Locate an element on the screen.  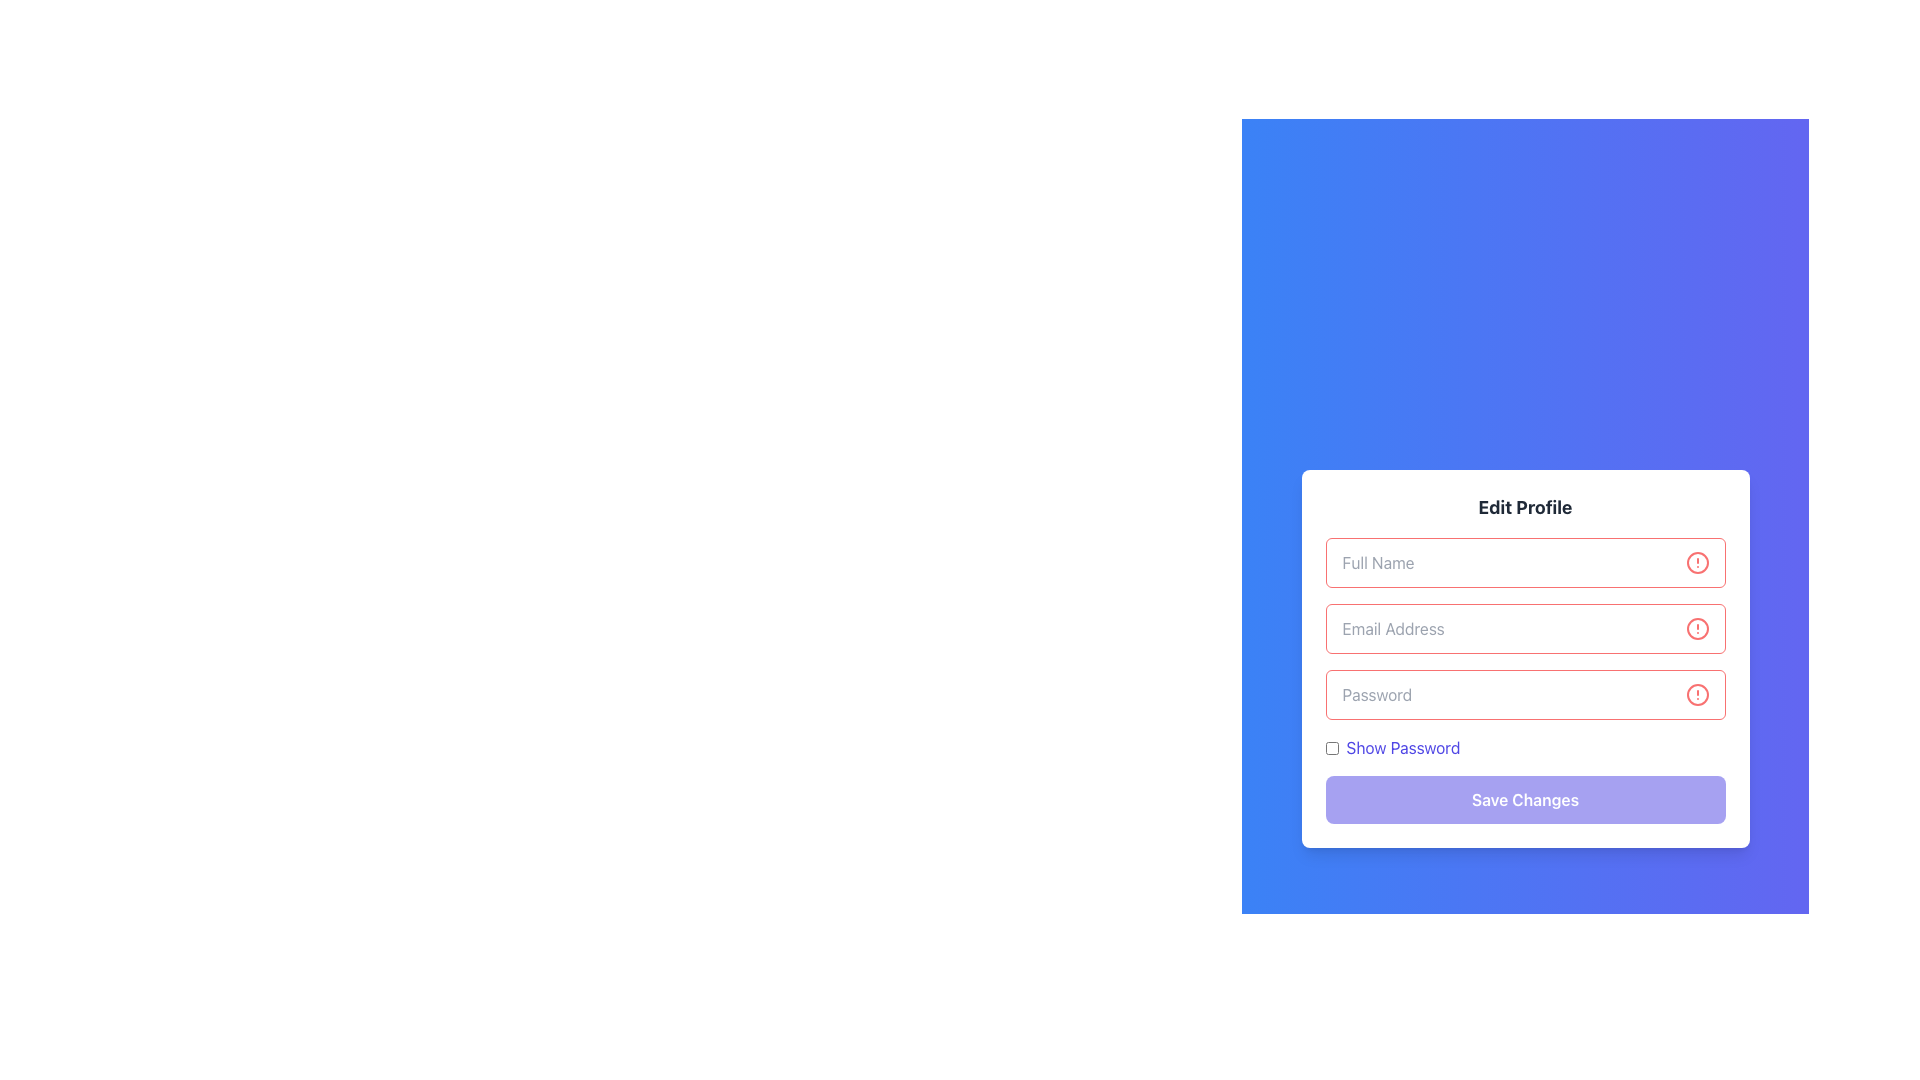
the alert icon positioned to the far right of the 'Full Name' input field, which indicates an error or important notice related to the field is located at coordinates (1696, 563).